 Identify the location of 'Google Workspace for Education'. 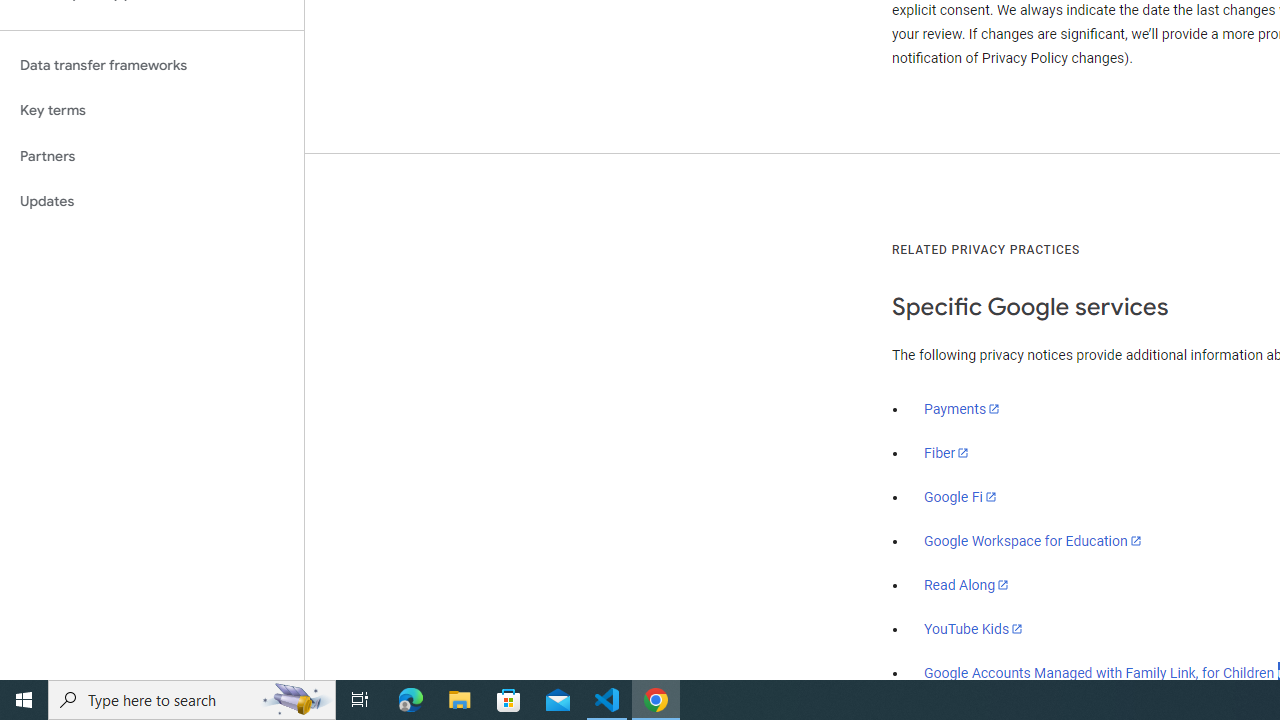
(1032, 541).